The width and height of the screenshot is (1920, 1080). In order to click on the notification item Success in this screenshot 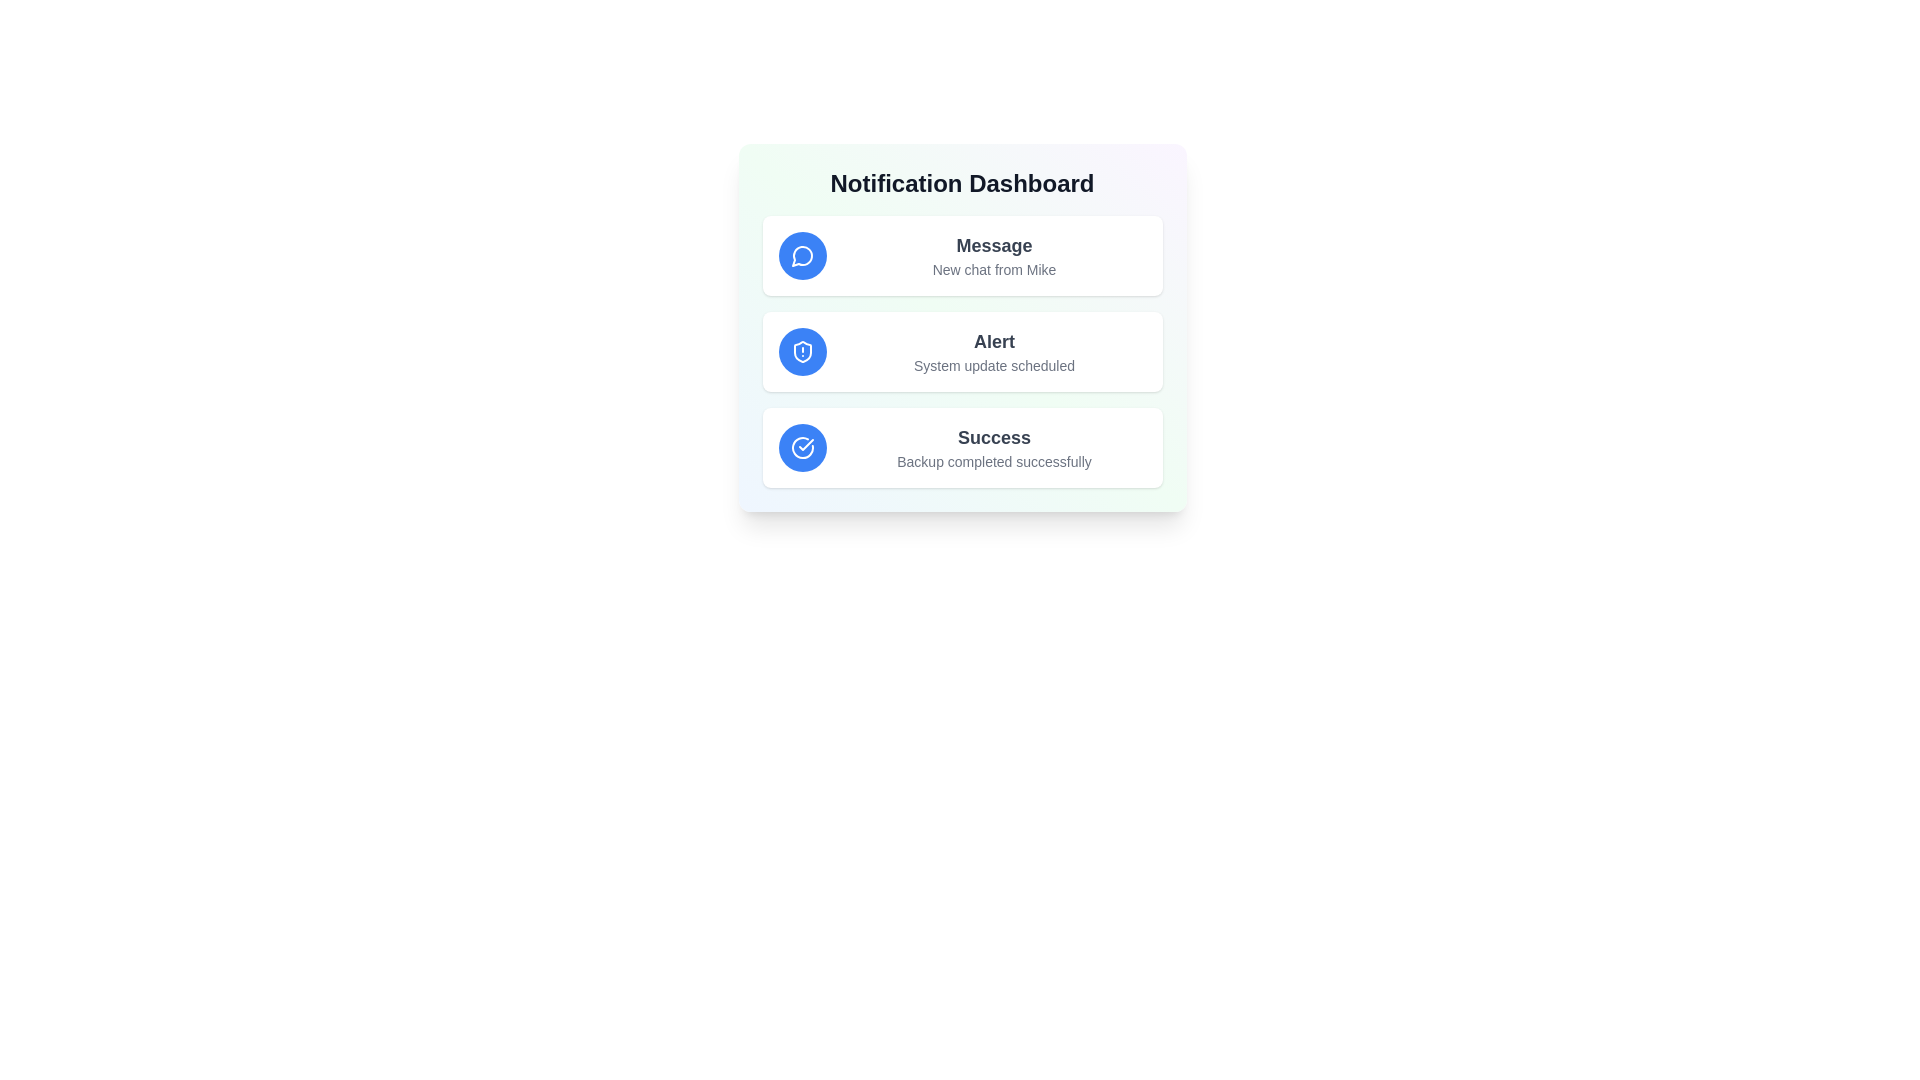, I will do `click(962, 446)`.